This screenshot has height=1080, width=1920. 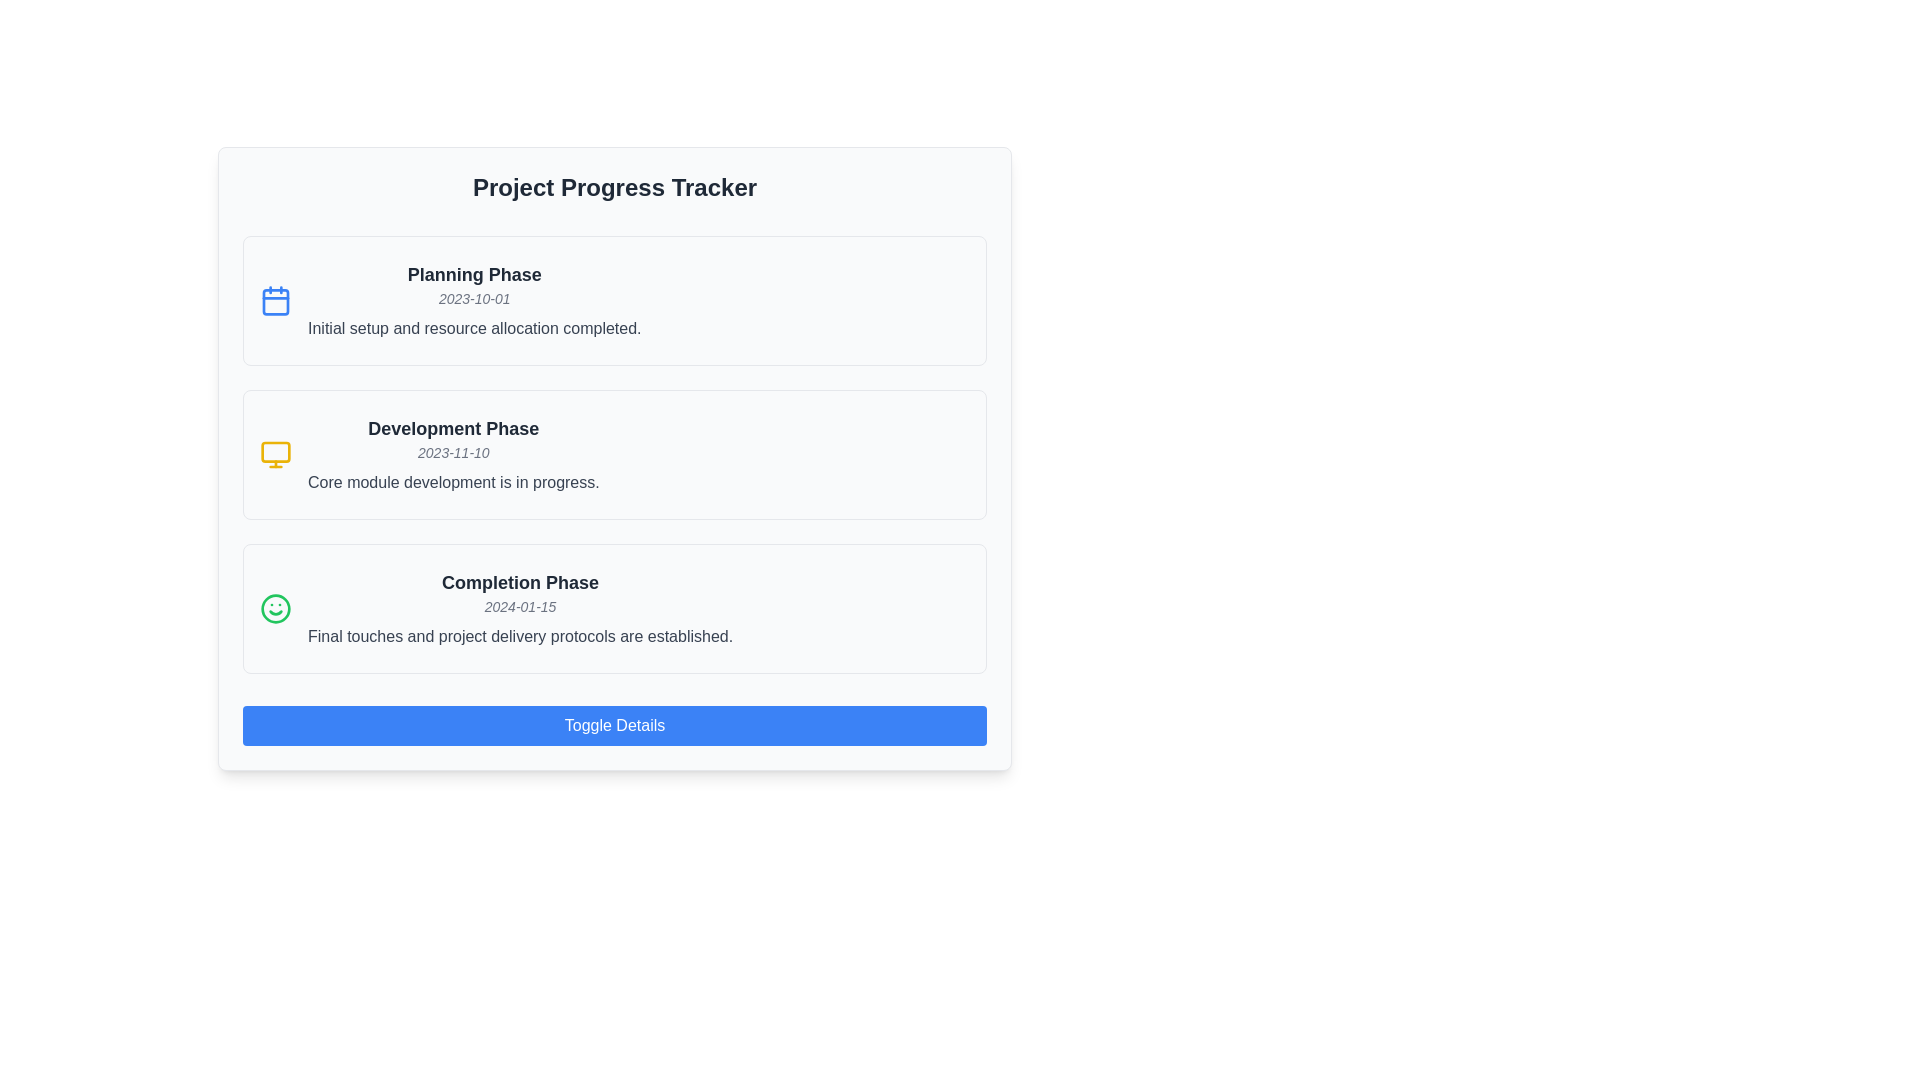 What do you see at coordinates (520, 636) in the screenshot?
I see `the static text element that provides details about the 'Completion Phase', located below the date '2024-01-15'` at bounding box center [520, 636].